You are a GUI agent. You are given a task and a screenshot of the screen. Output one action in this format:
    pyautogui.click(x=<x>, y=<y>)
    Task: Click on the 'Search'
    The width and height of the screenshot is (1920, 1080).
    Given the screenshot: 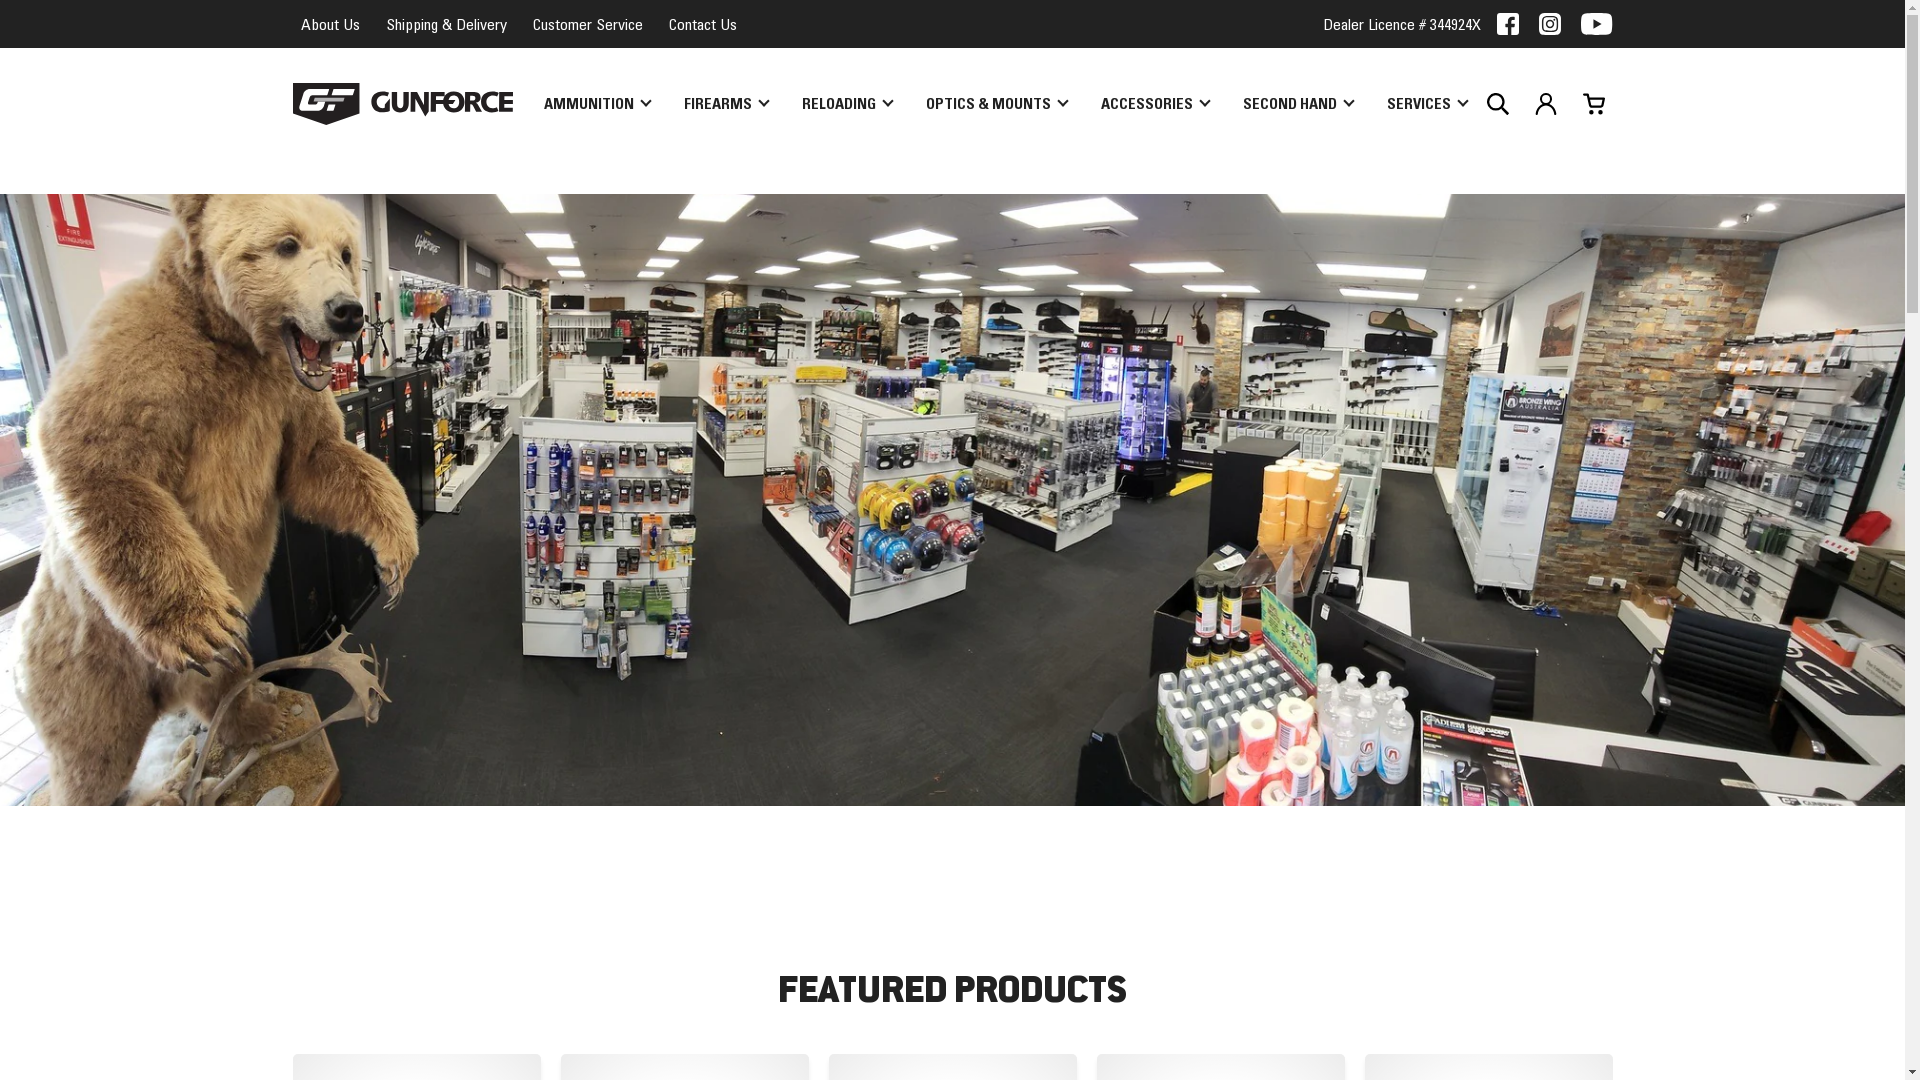 What is the action you would take?
    pyautogui.click(x=1497, y=104)
    